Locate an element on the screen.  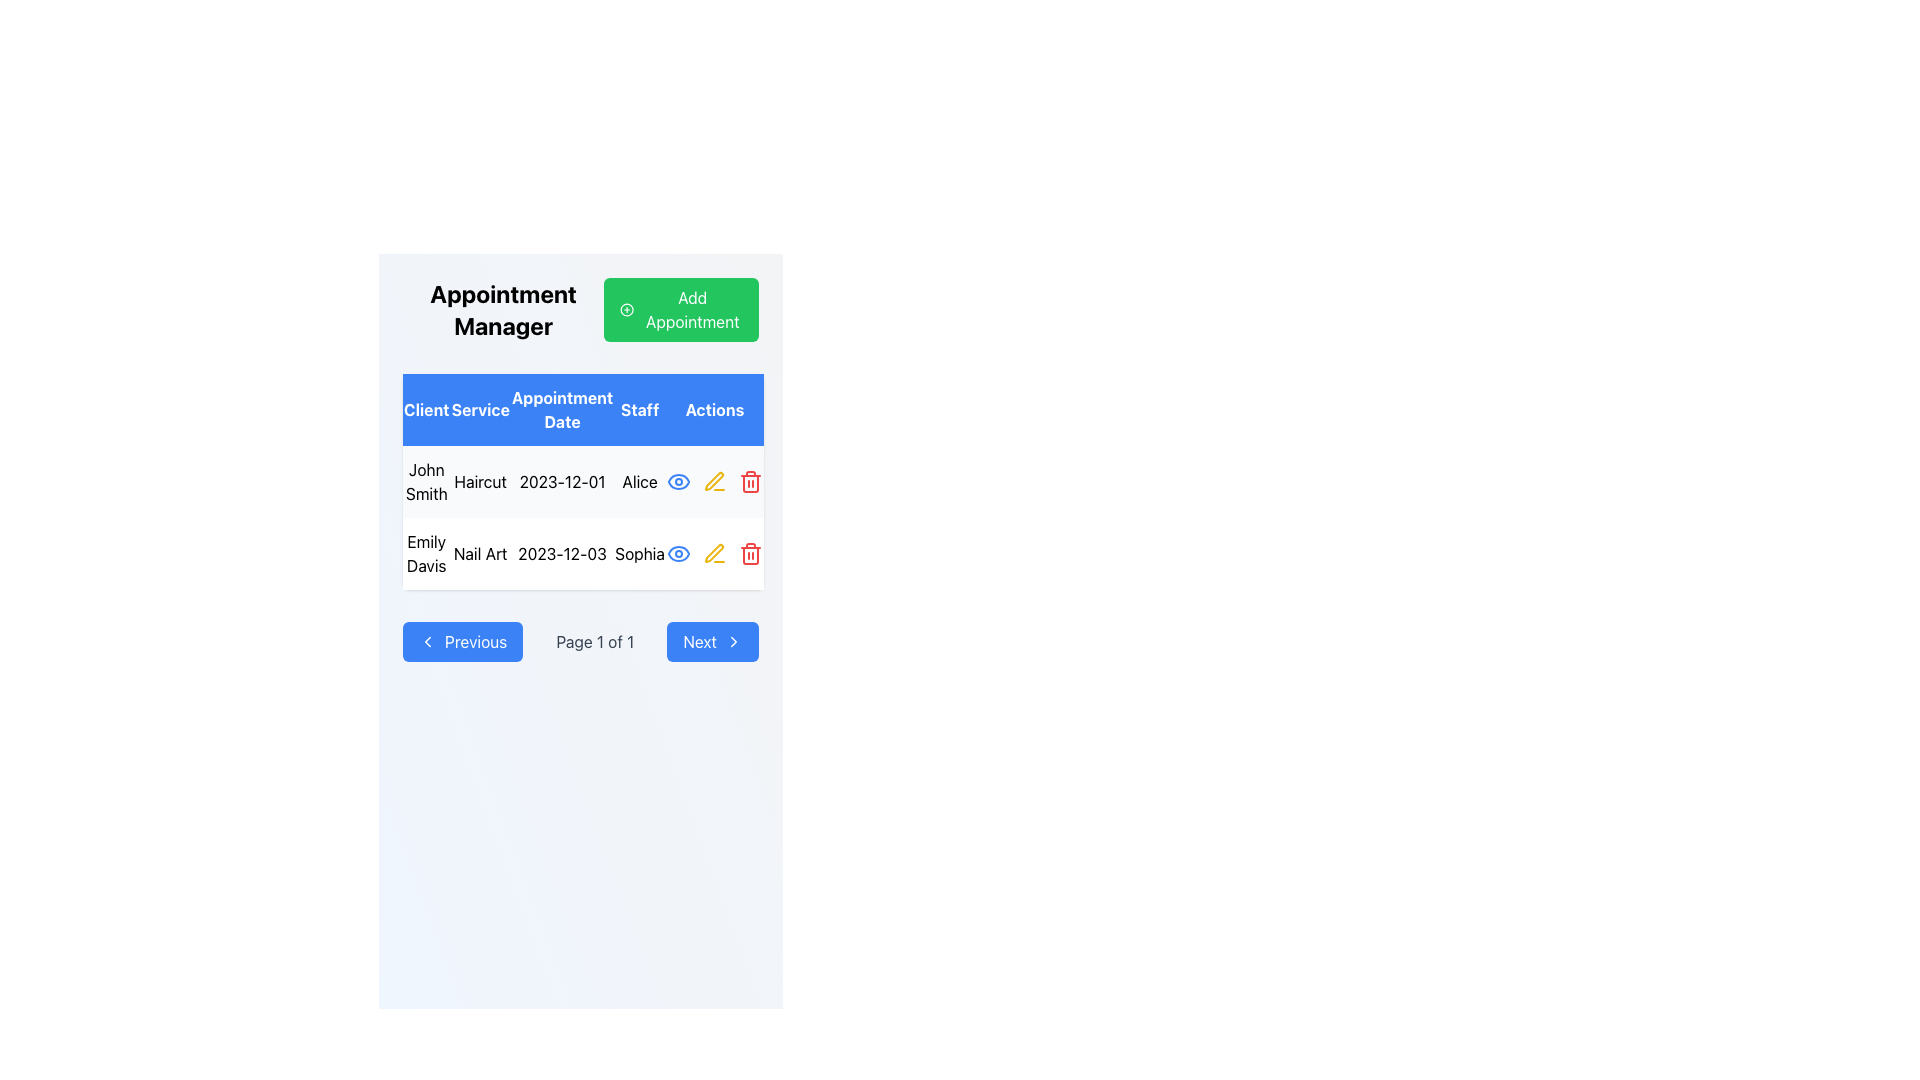
the trash can icon in the Actions column of the second row is located at coordinates (749, 483).